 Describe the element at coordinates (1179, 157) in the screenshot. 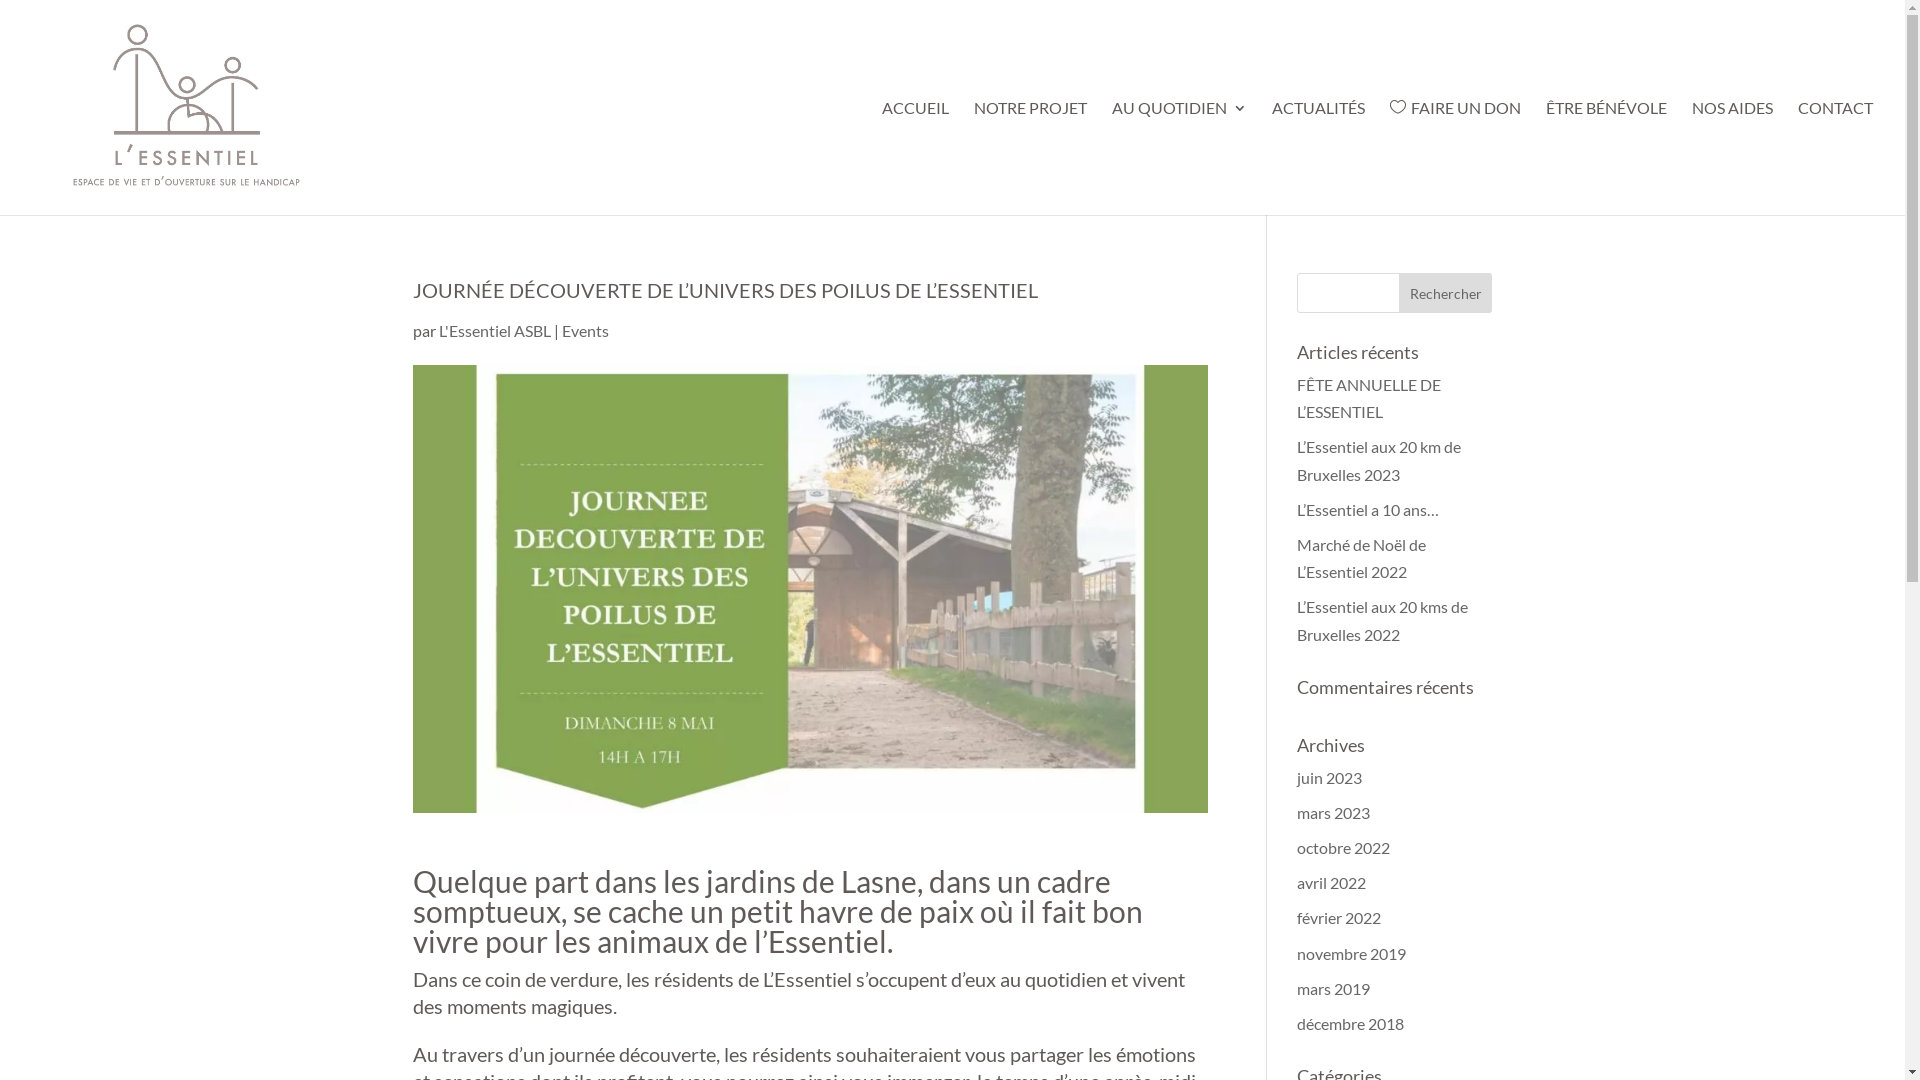

I see `'AU QUOTIDIEN'` at that location.